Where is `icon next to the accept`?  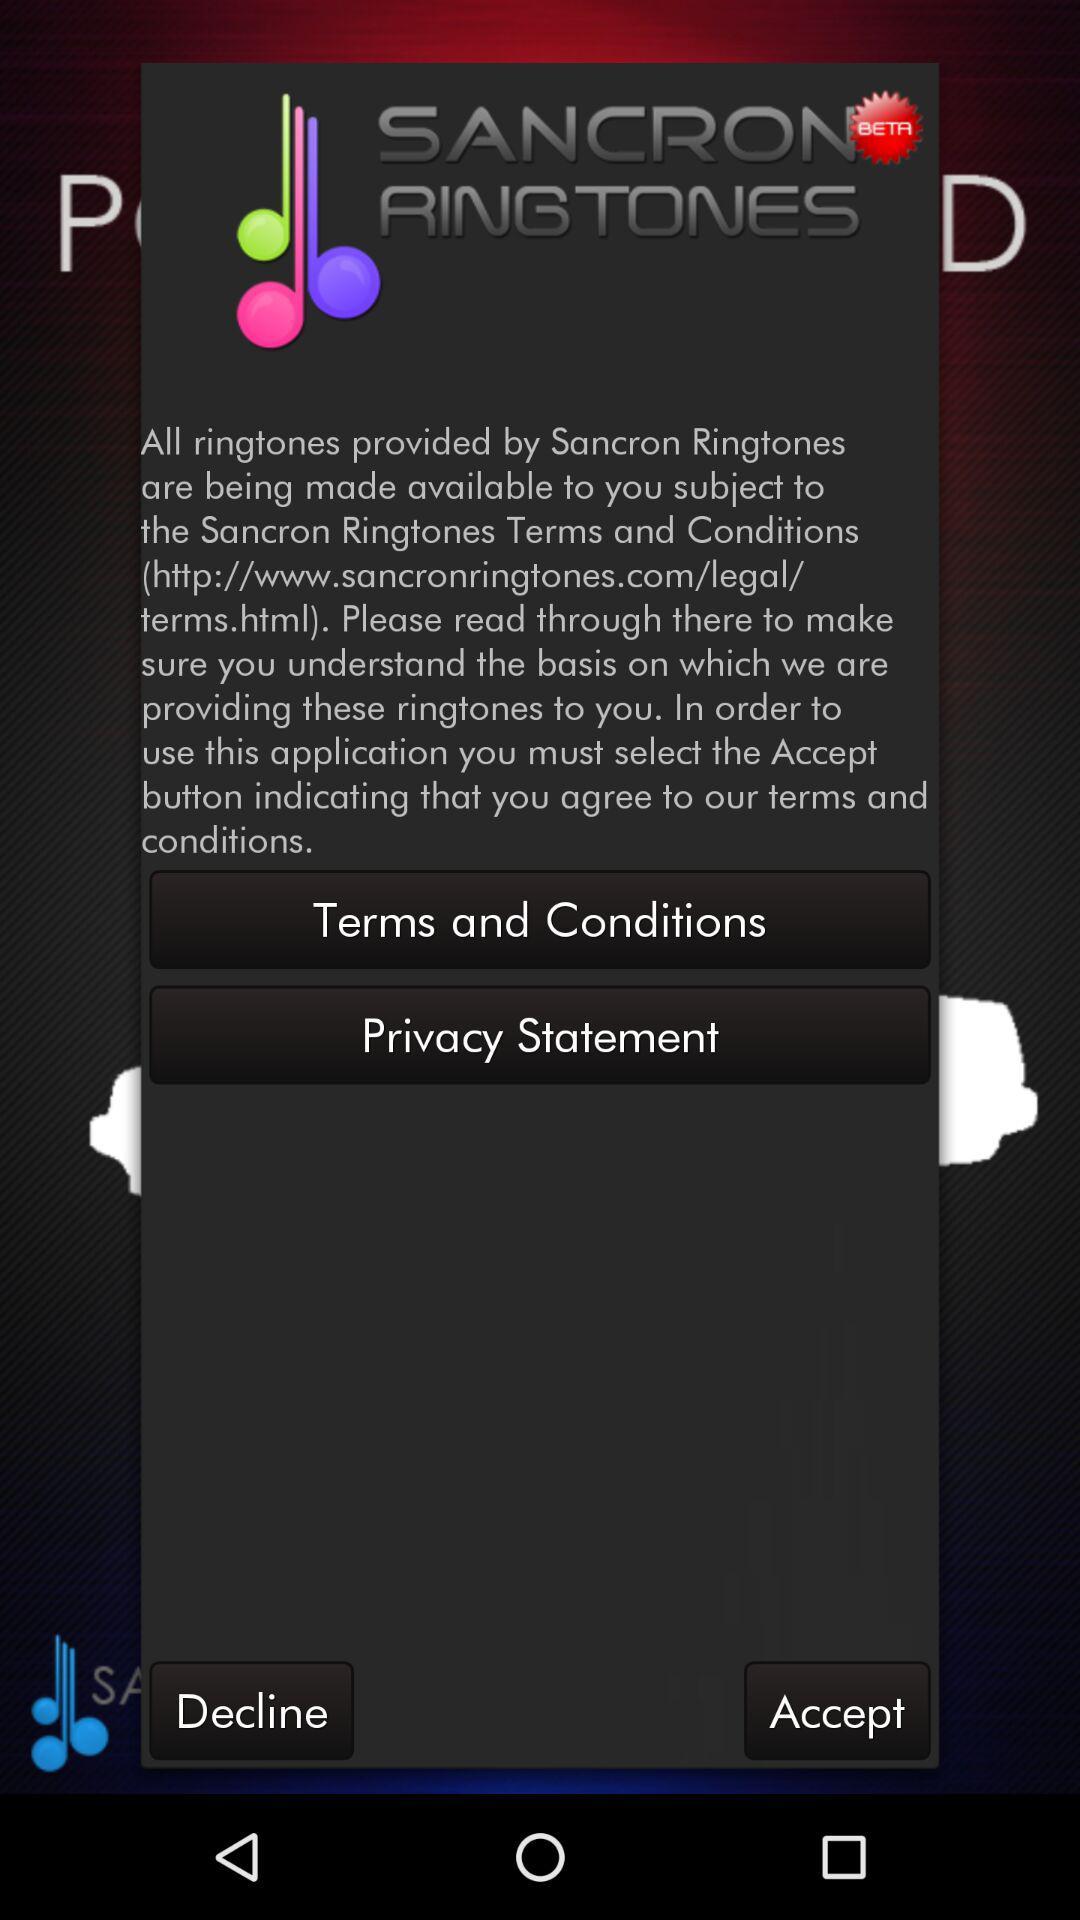
icon next to the accept is located at coordinates (250, 1709).